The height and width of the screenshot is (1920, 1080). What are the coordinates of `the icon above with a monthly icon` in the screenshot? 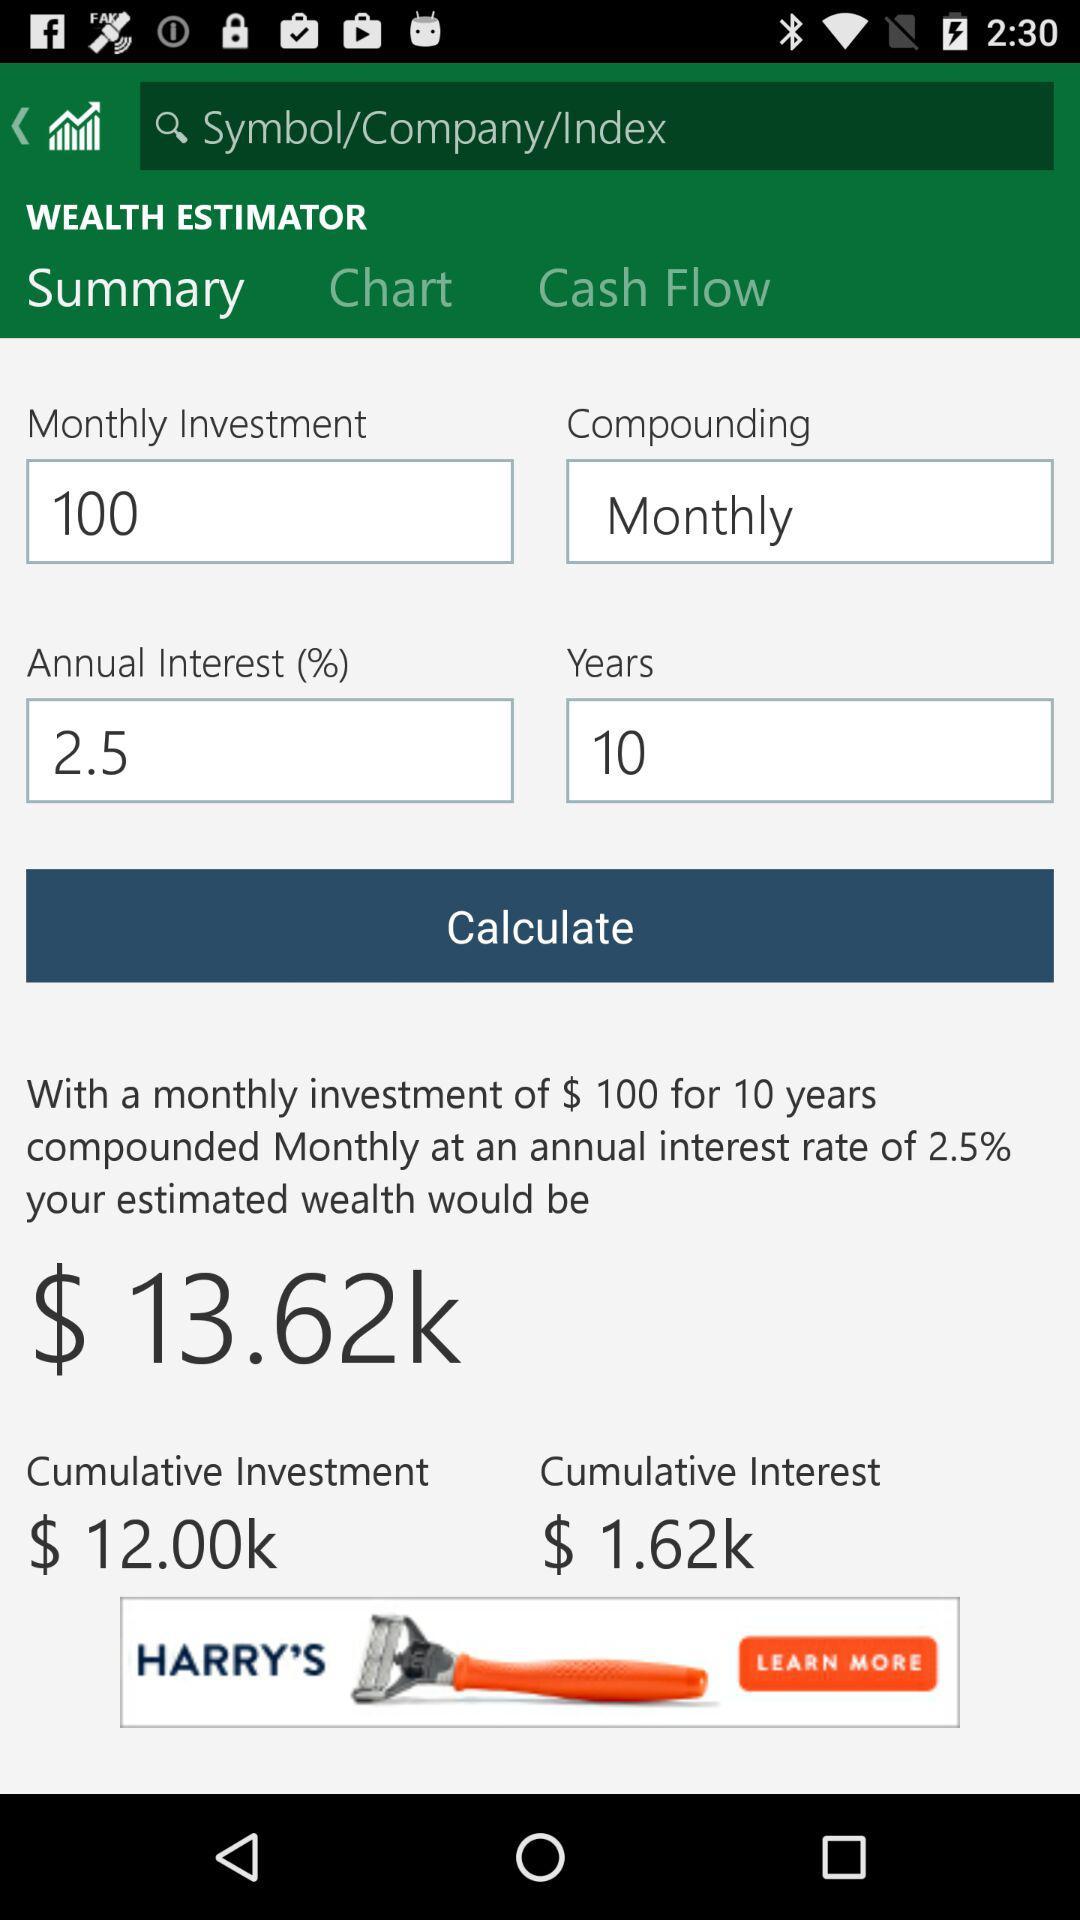 It's located at (540, 924).